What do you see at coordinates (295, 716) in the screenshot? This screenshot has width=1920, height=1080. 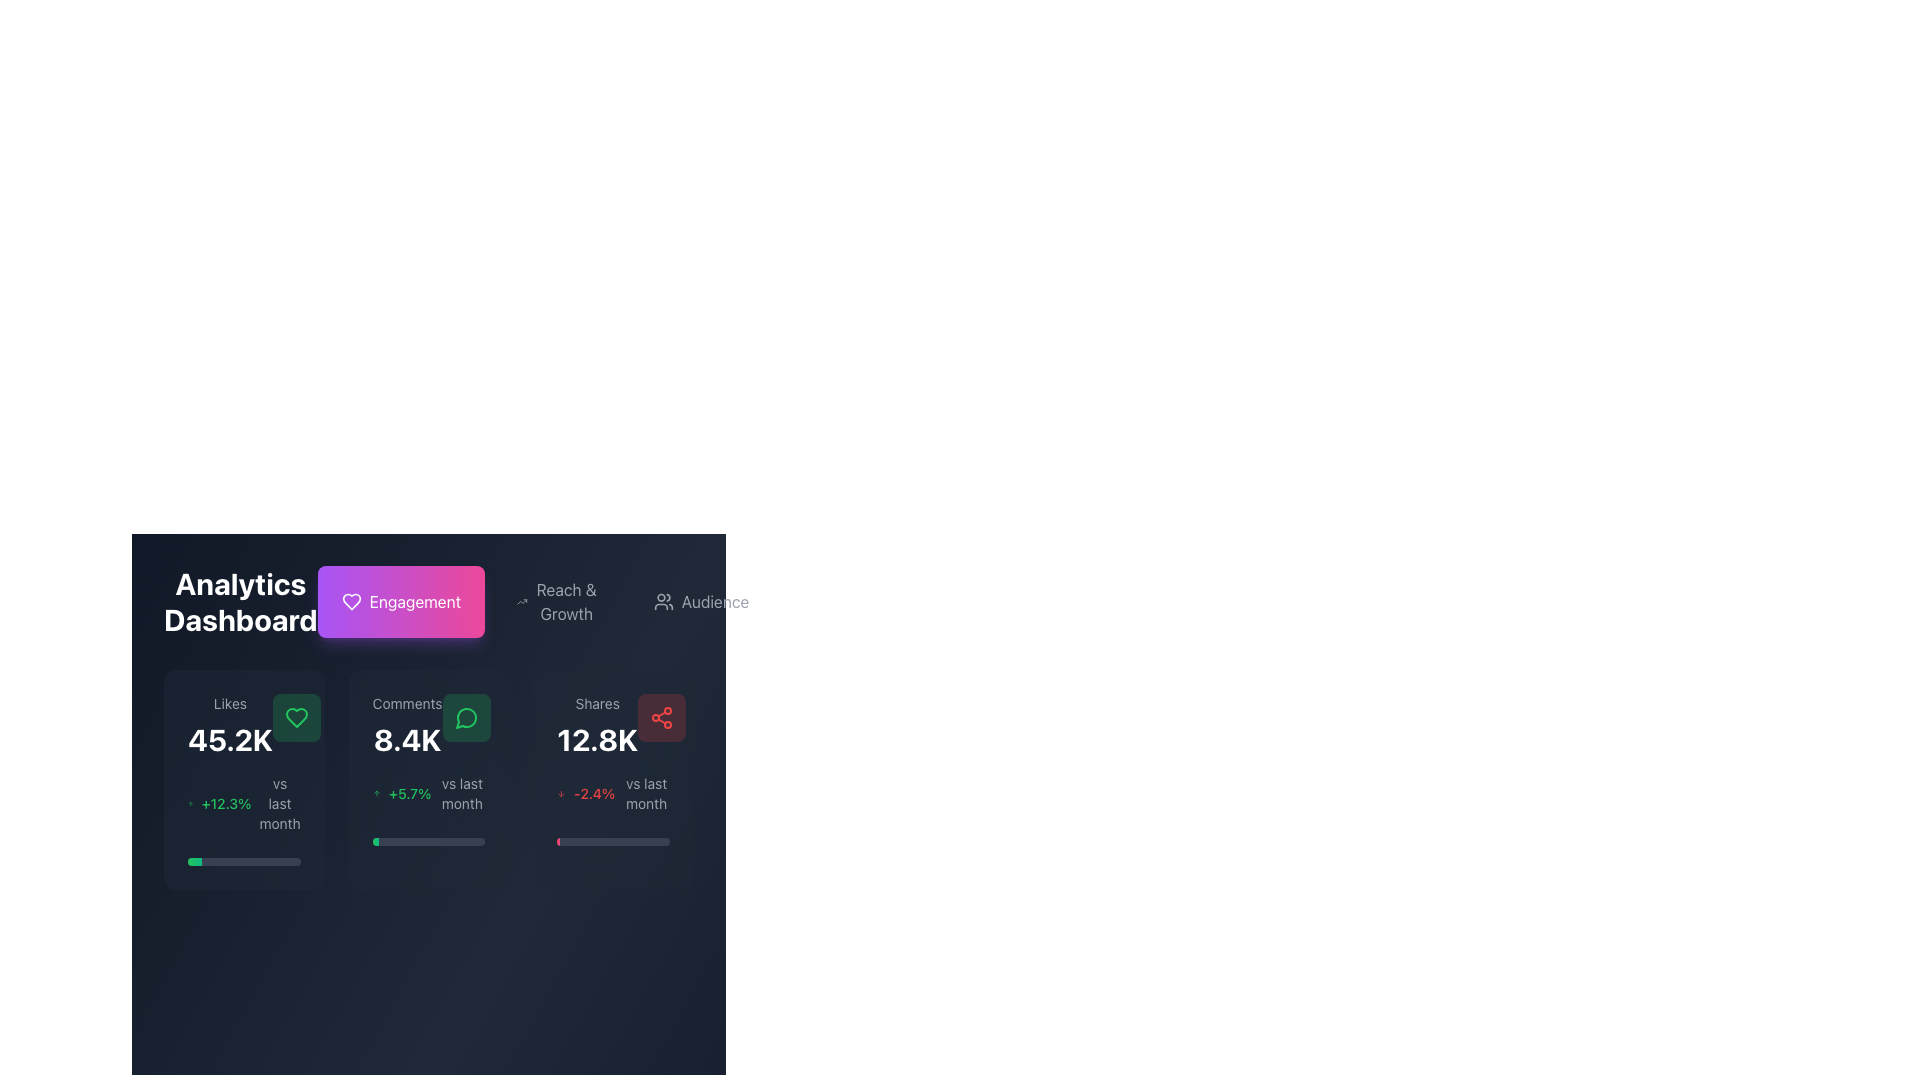 I see `the likes icon located in the upper right of the text '45.2K' in the 'Likes' panel` at bounding box center [295, 716].